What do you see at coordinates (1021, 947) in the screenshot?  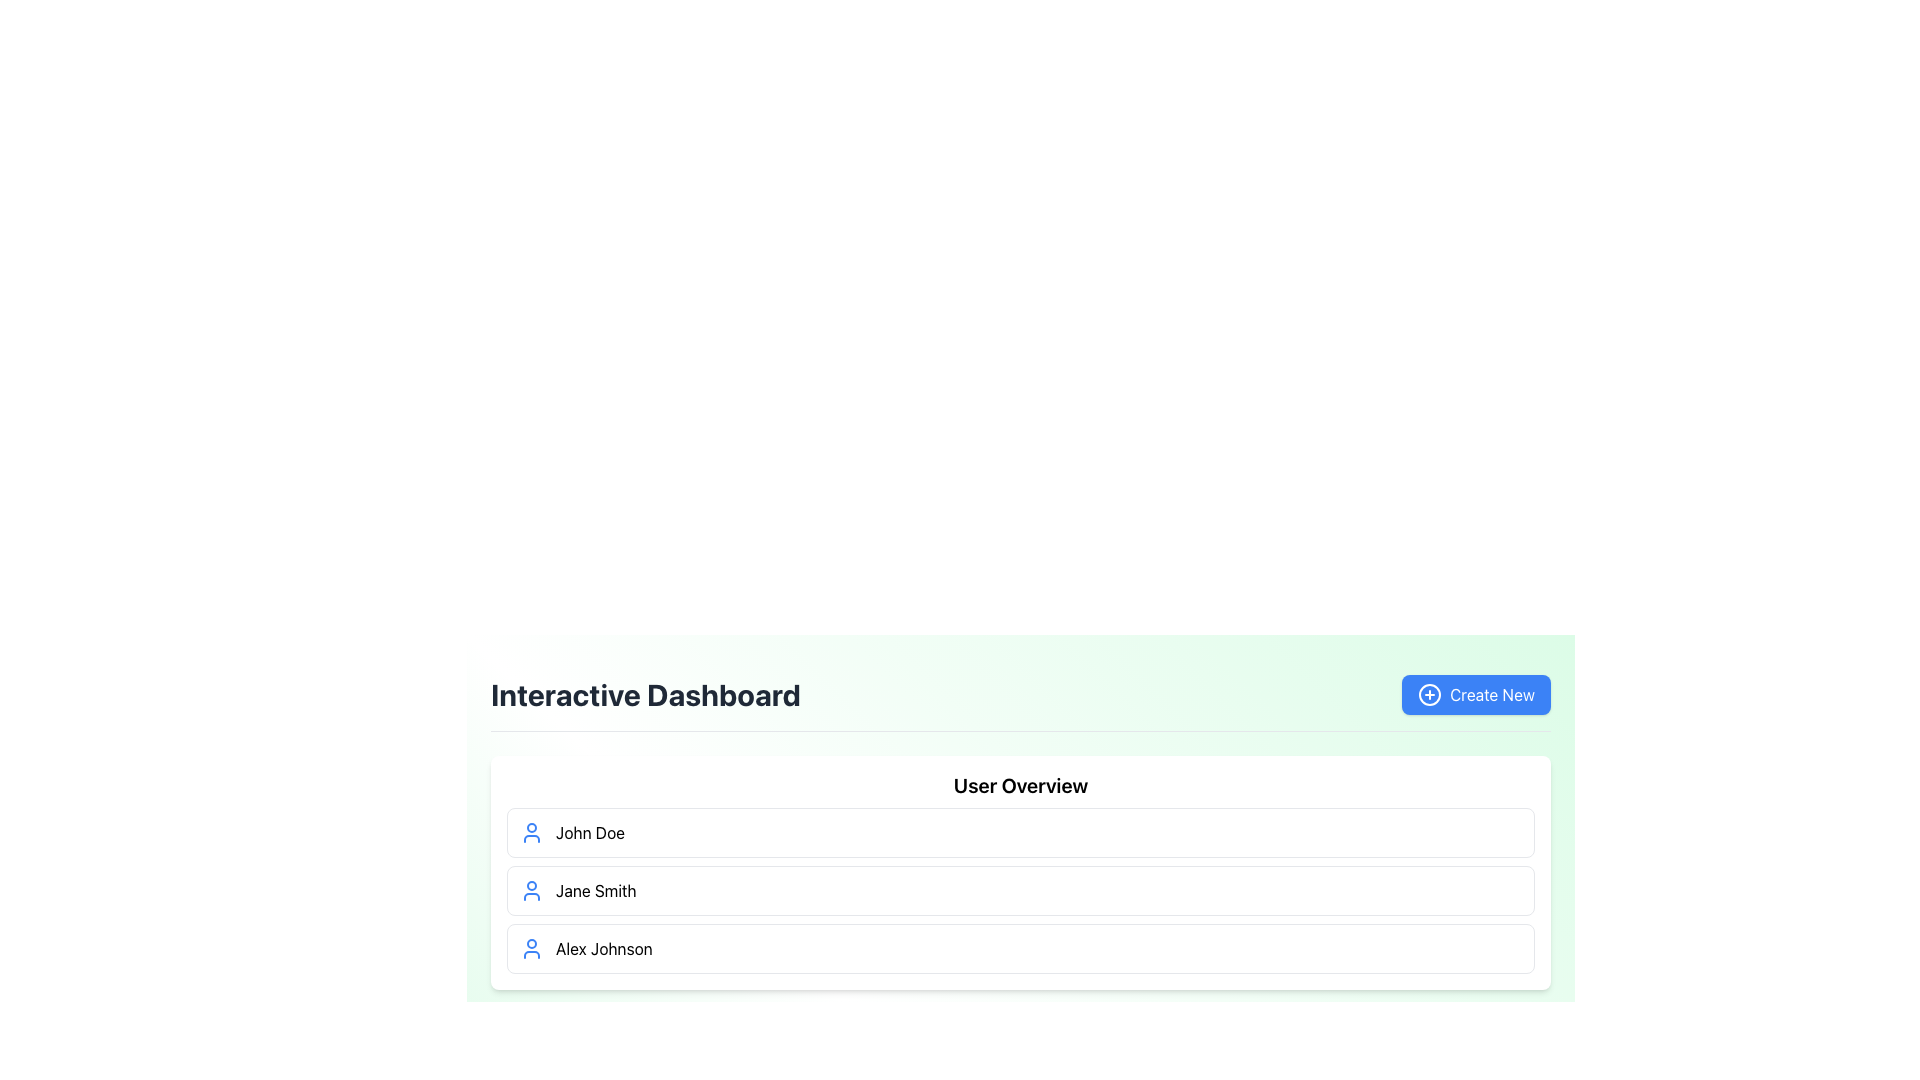 I see `the user entry list item displaying 'Alex Johnson' to trigger style changes` at bounding box center [1021, 947].